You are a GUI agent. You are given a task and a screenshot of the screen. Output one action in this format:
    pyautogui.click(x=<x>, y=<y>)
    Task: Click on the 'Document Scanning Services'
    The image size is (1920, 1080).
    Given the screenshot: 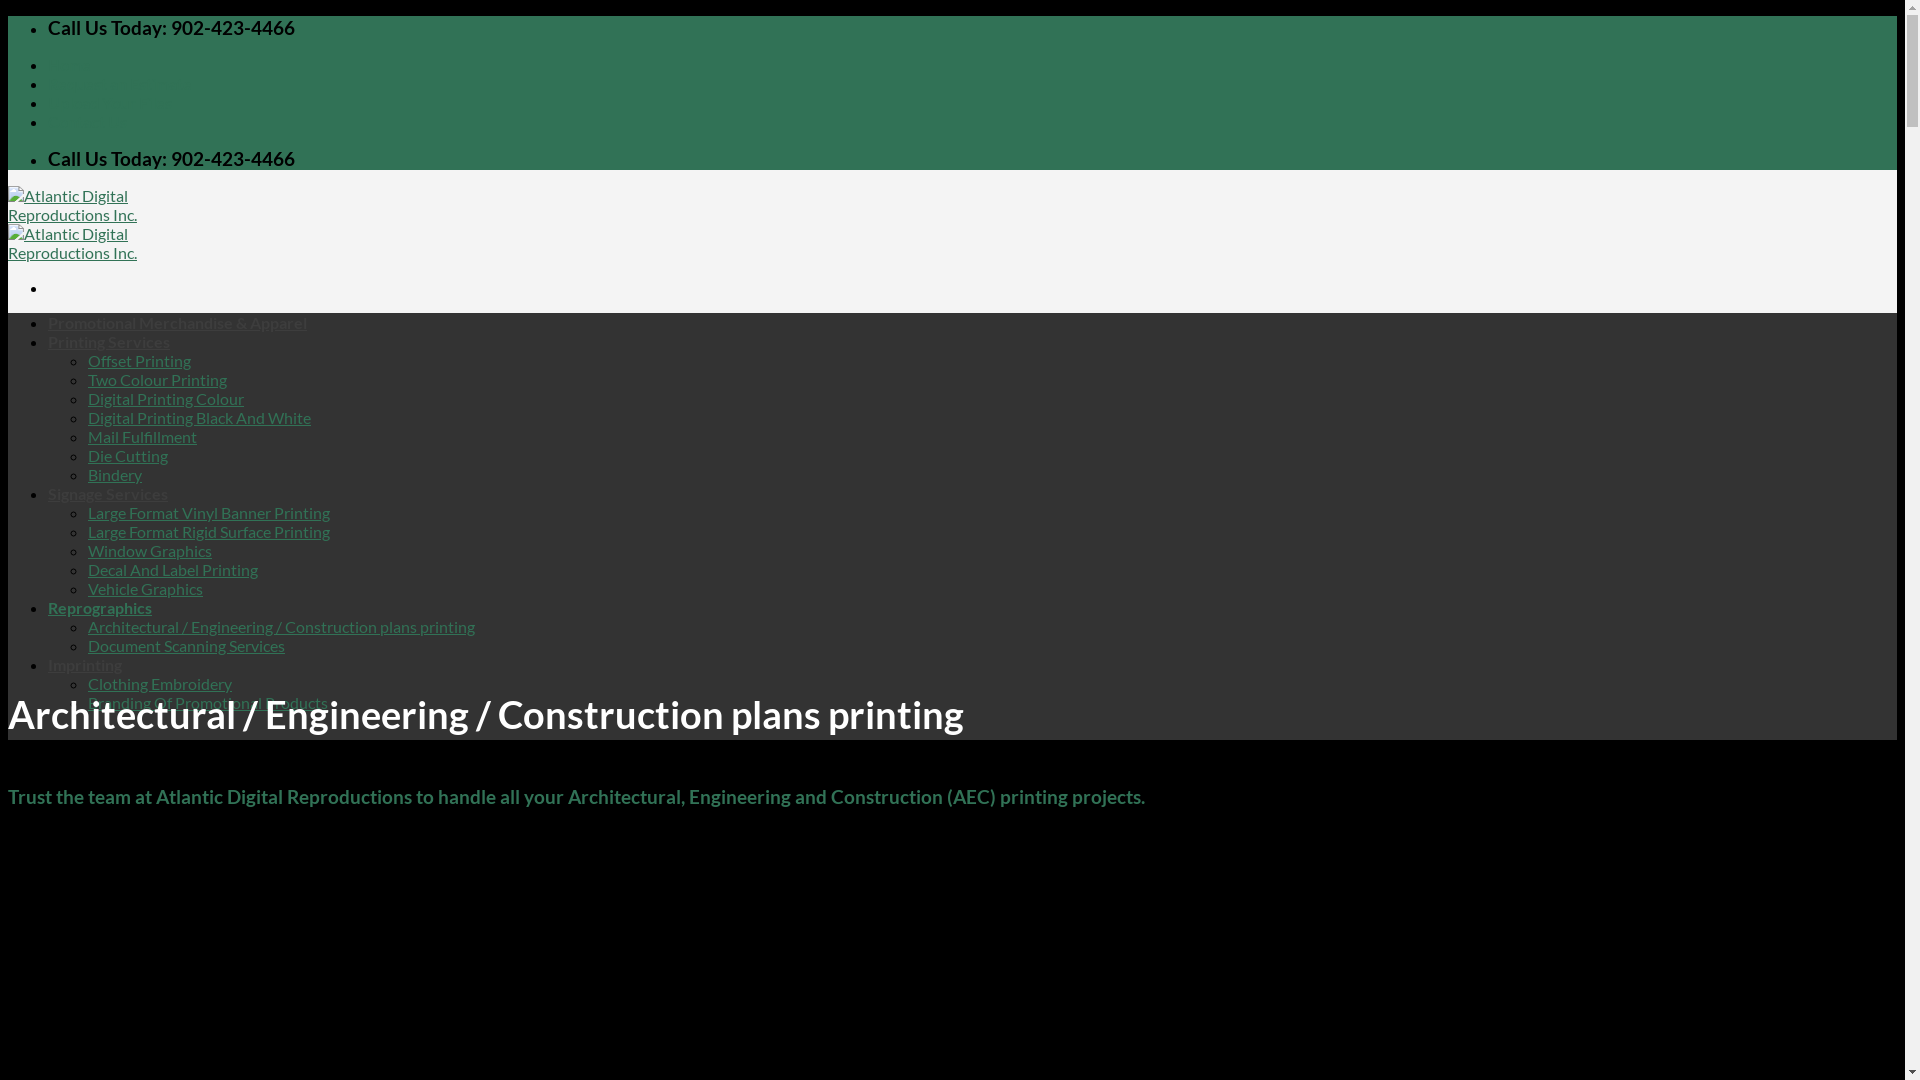 What is the action you would take?
    pyautogui.click(x=86, y=645)
    